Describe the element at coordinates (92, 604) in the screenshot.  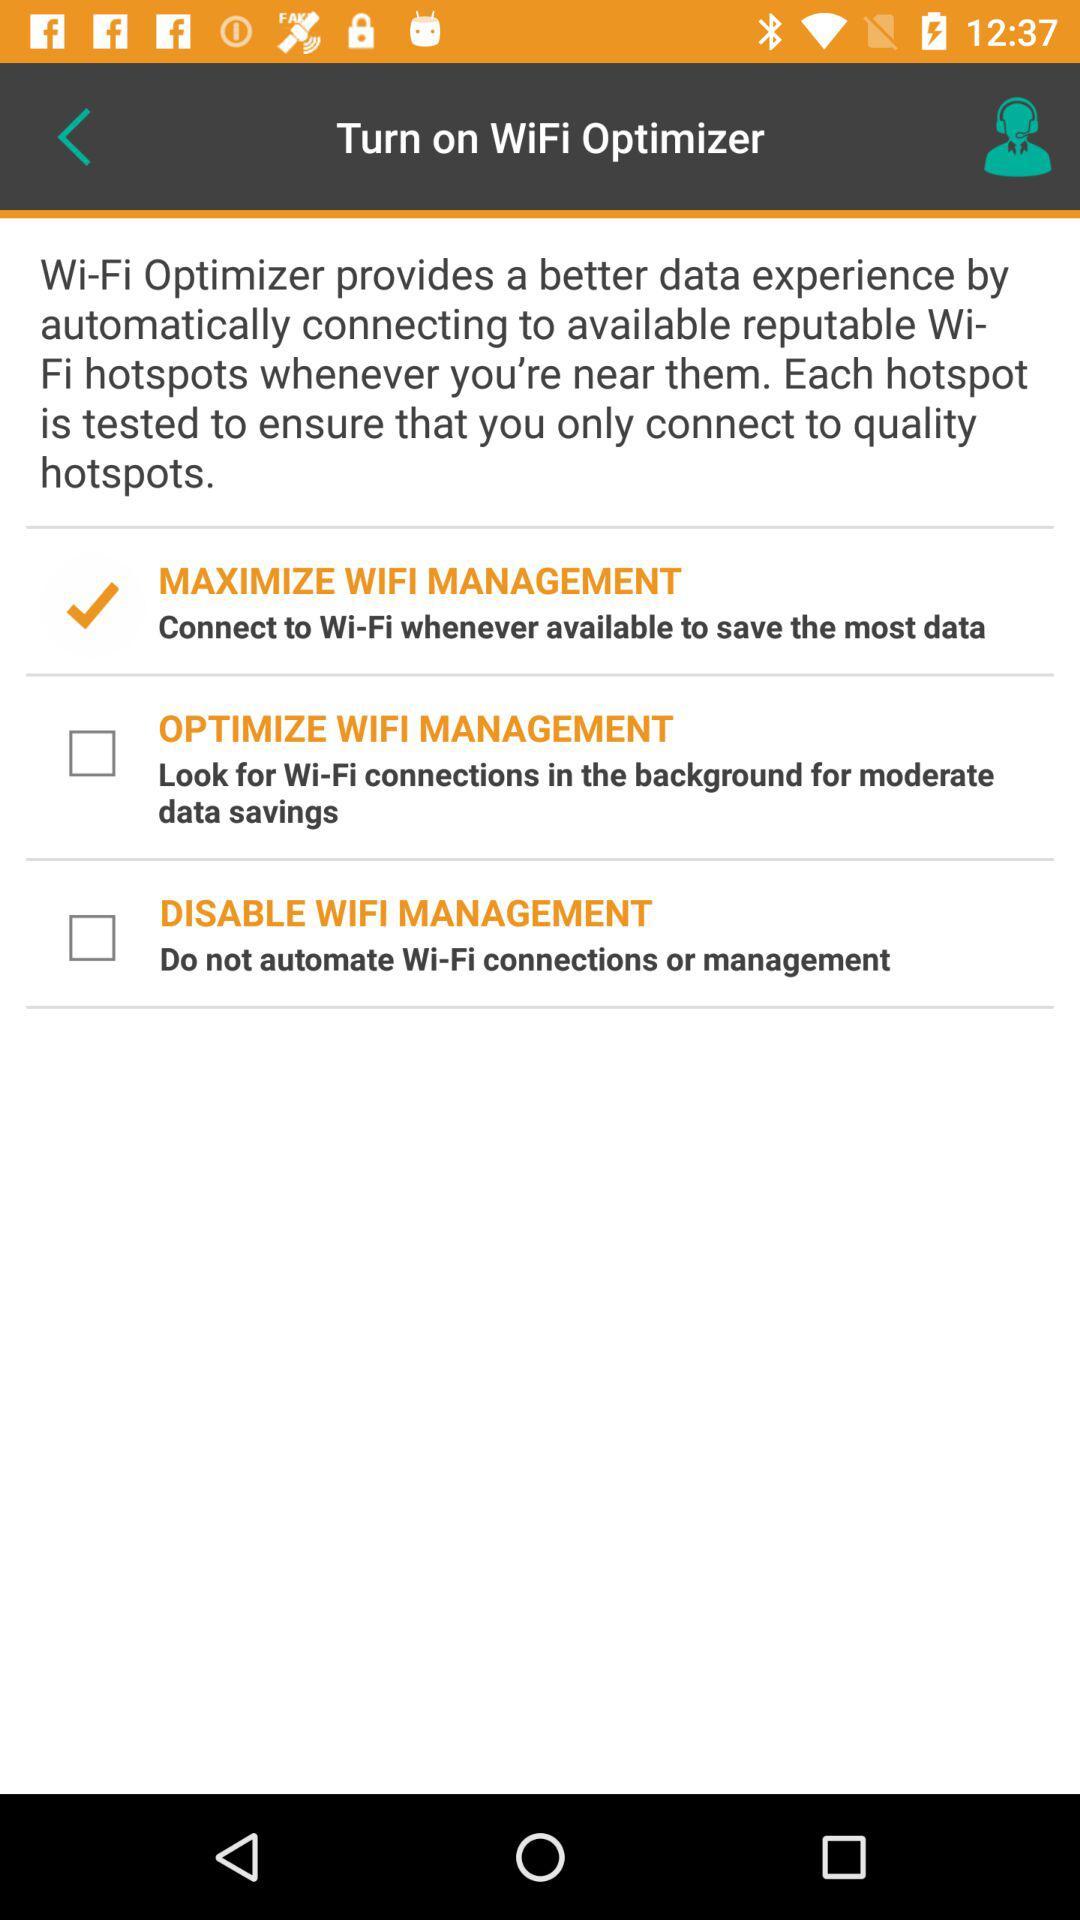
I see `first box` at that location.